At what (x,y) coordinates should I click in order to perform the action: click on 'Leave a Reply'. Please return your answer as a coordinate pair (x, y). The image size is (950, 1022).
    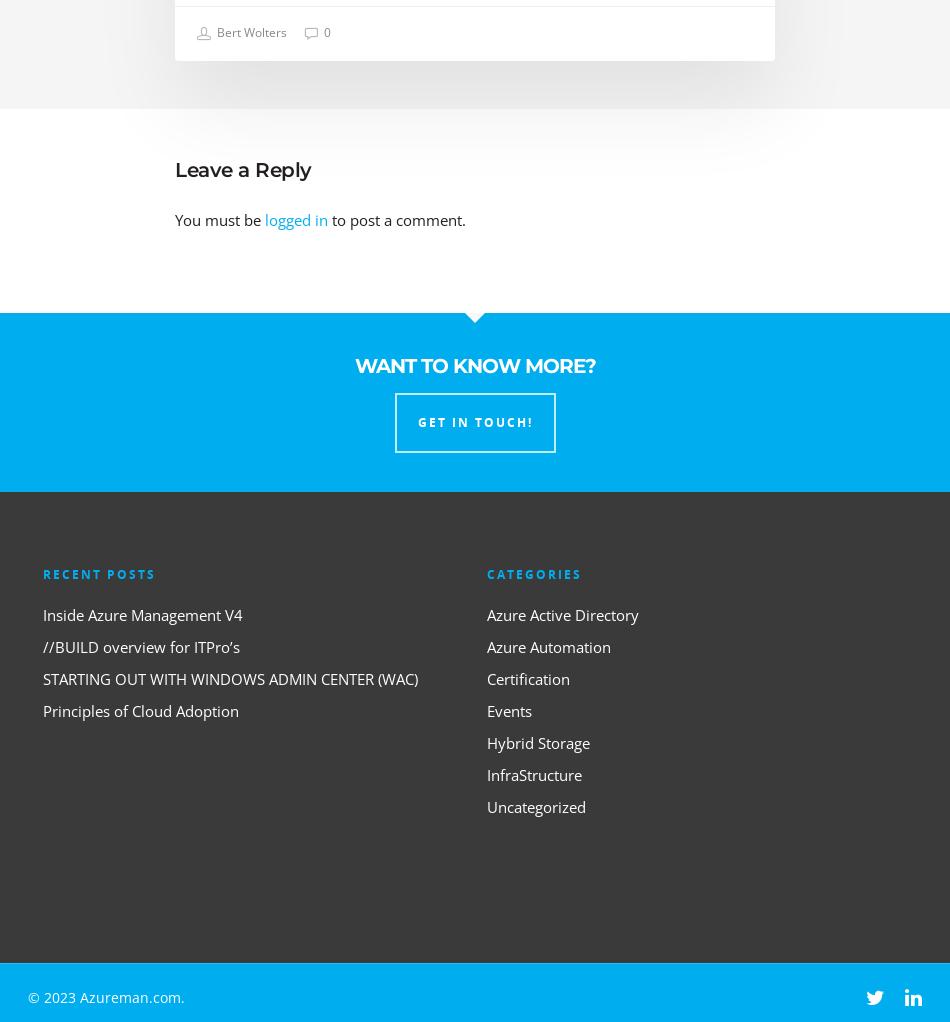
    Looking at the image, I should click on (242, 168).